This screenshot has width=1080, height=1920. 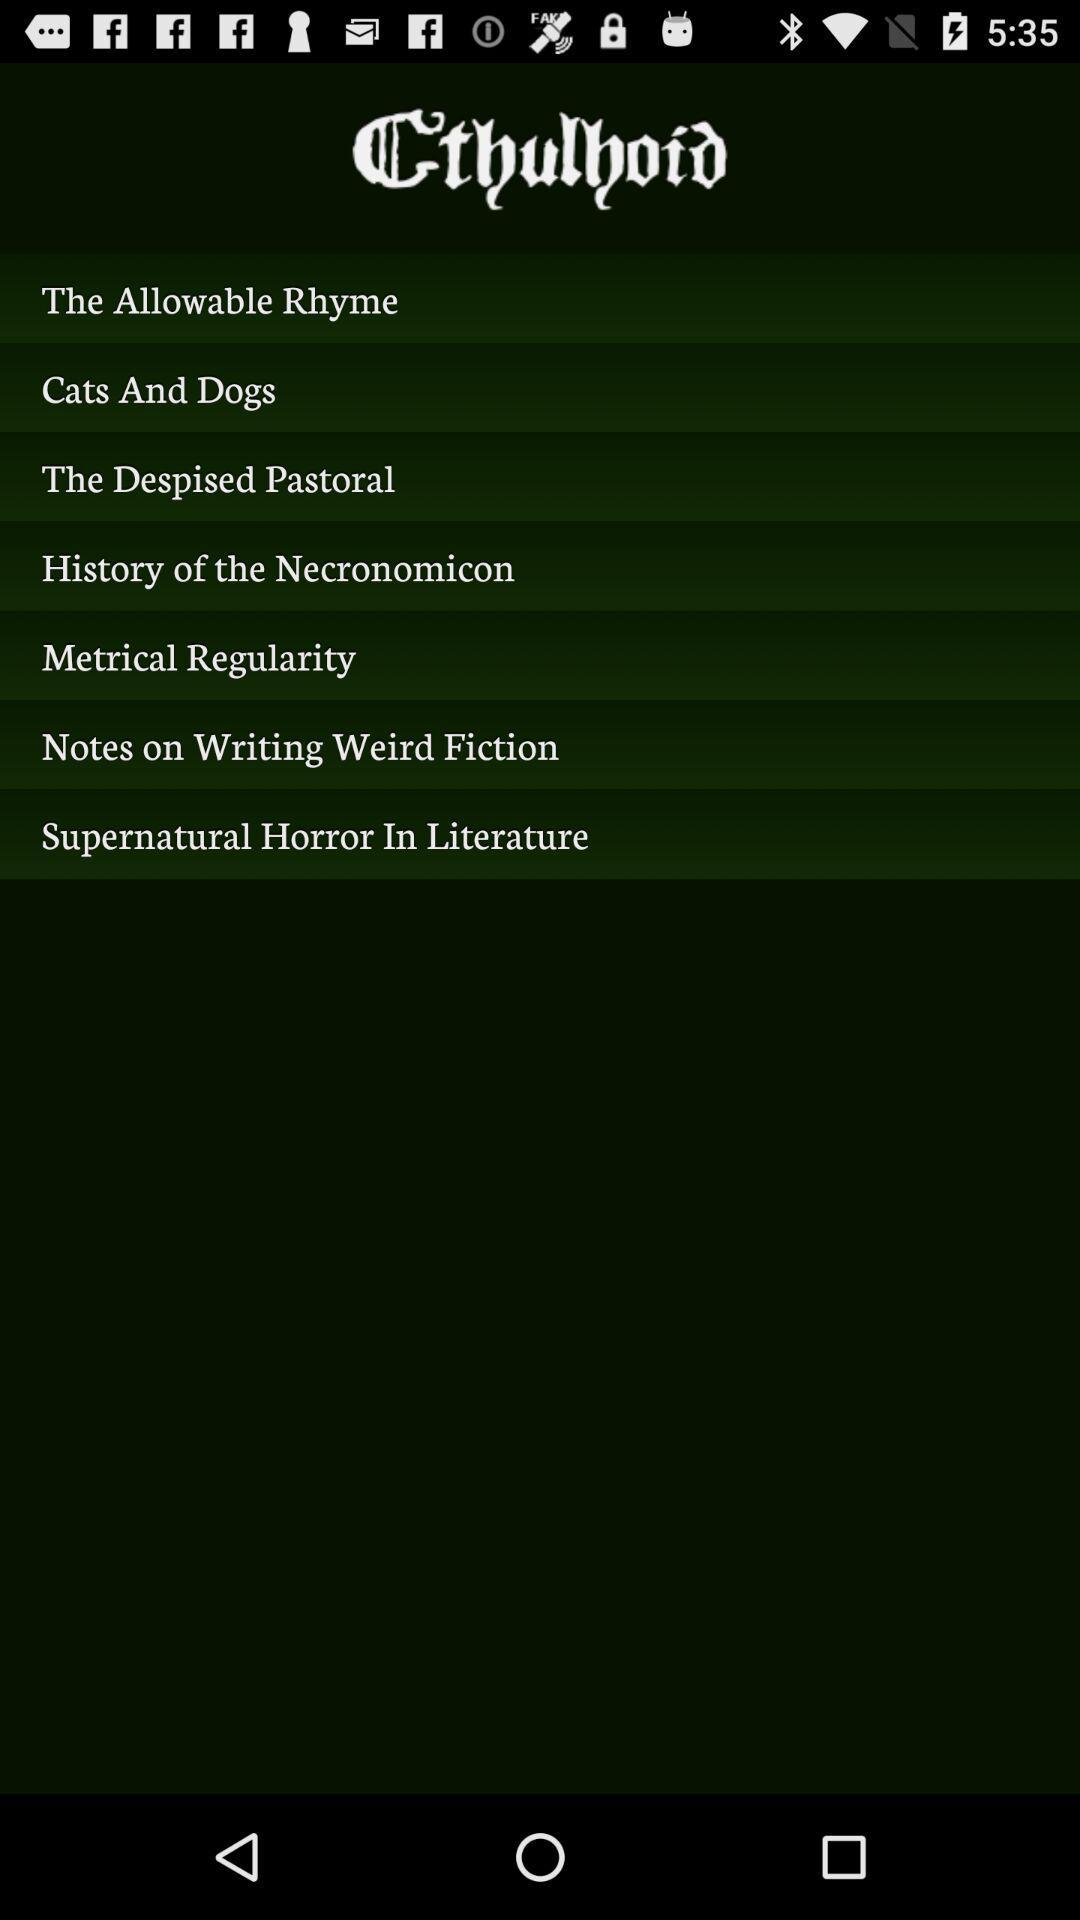 I want to click on cats and dogs icon, so click(x=540, y=387).